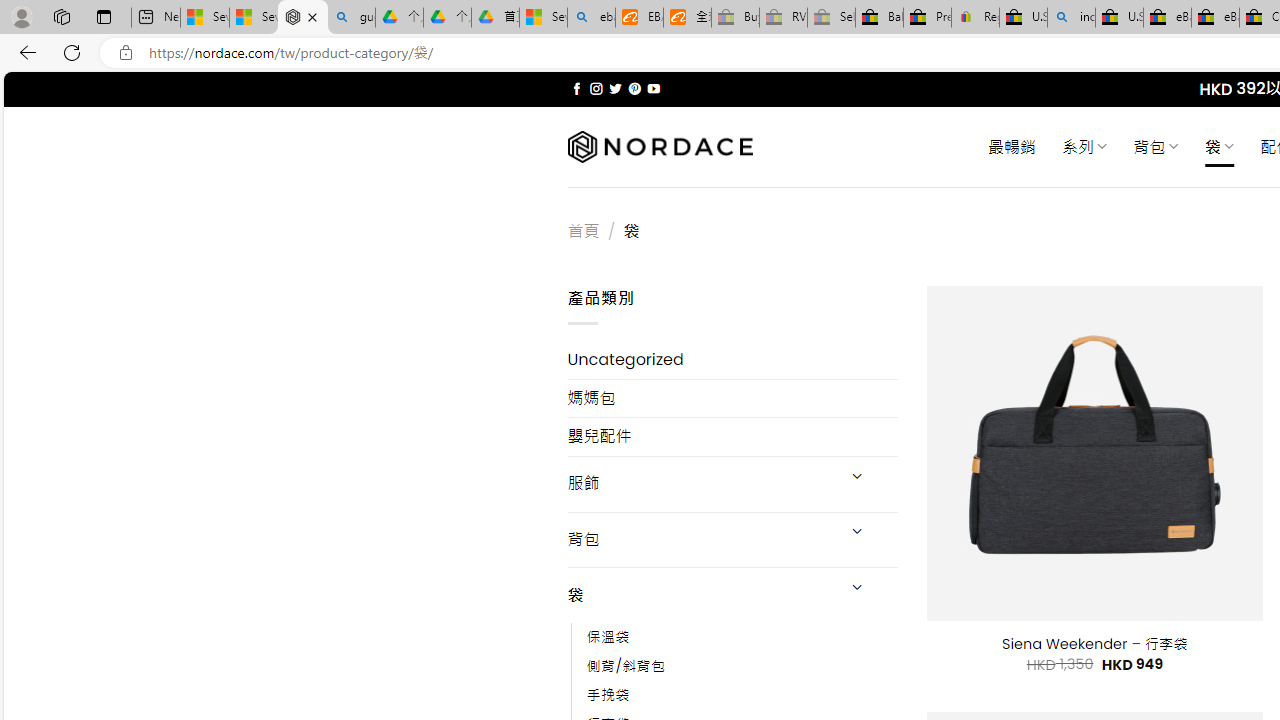 The image size is (1280, 720). What do you see at coordinates (734, 17) in the screenshot?
I see `'Buy Auto Parts & Accessories | eBay - Sleeping'` at bounding box center [734, 17].